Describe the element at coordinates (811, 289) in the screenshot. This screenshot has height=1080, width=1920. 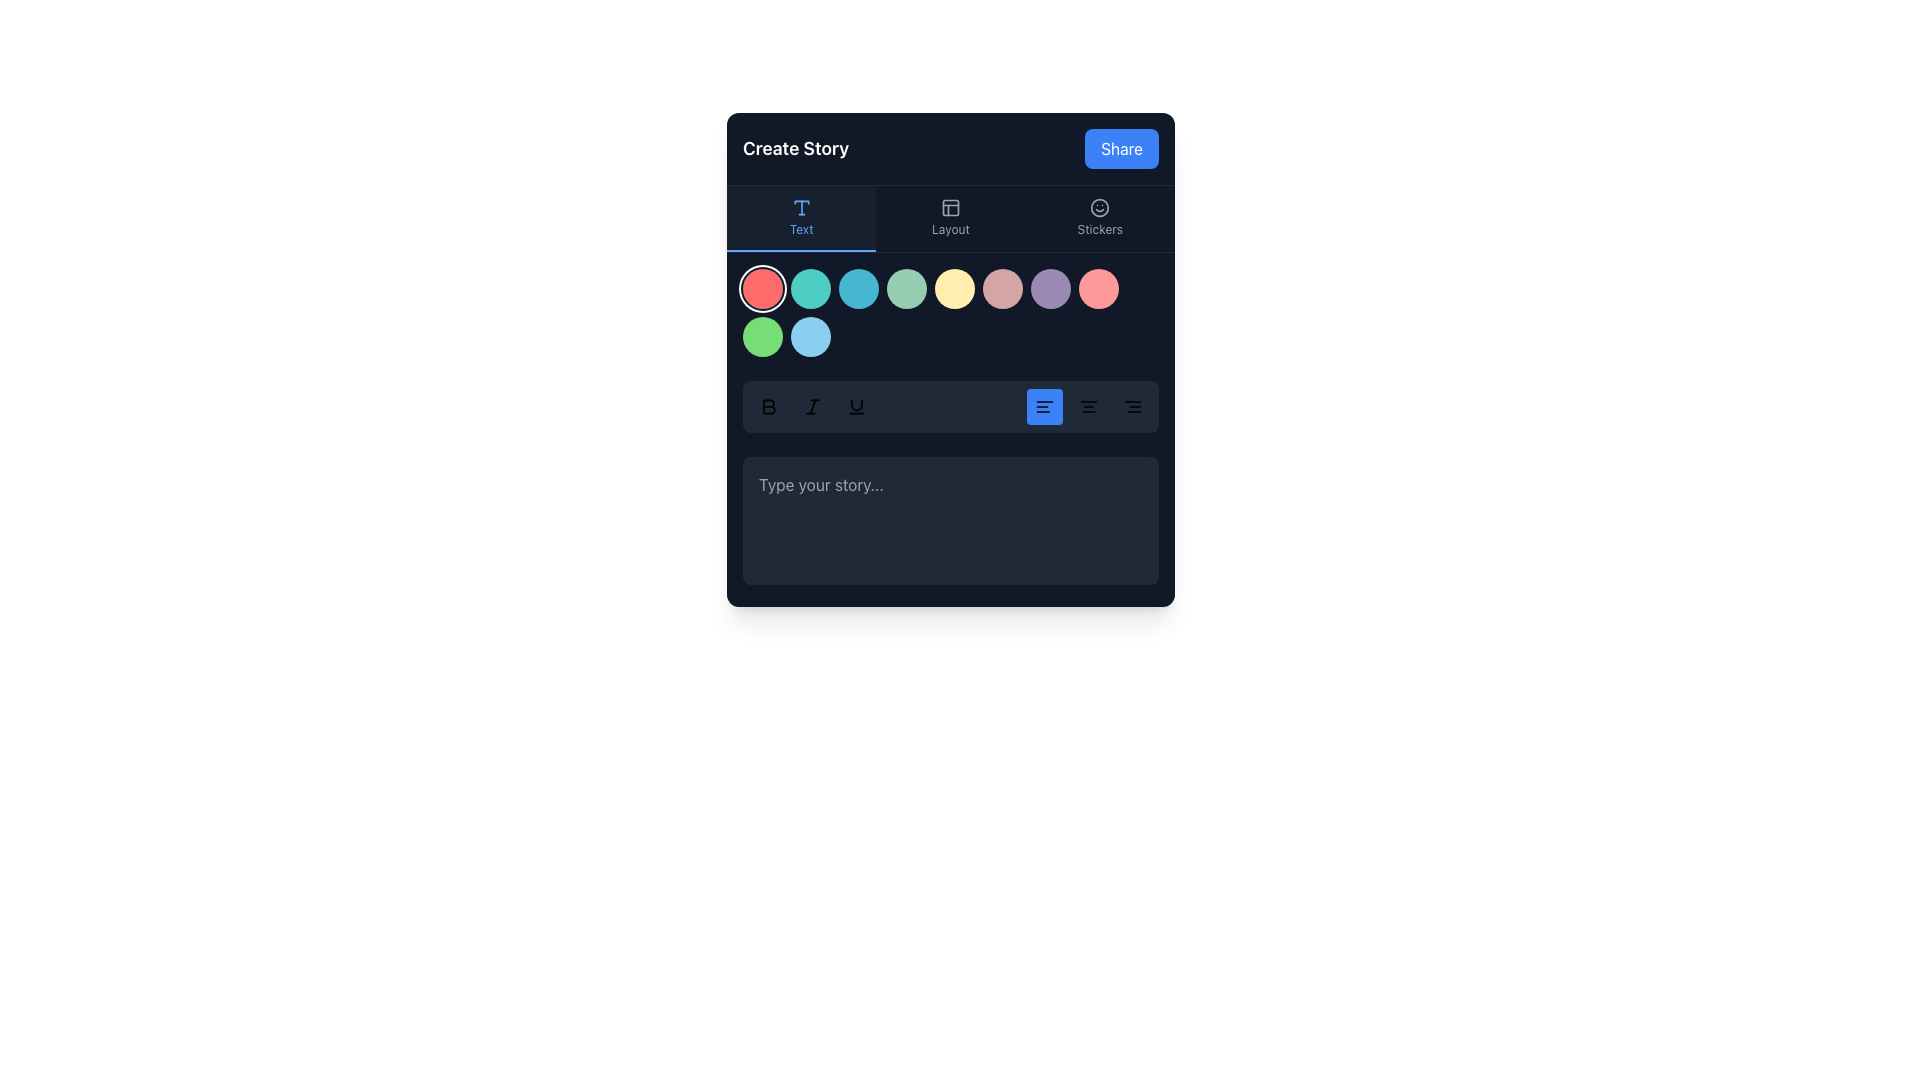
I see `the teal circular button, which is the second button in the first row of a grid of similar buttons` at that location.